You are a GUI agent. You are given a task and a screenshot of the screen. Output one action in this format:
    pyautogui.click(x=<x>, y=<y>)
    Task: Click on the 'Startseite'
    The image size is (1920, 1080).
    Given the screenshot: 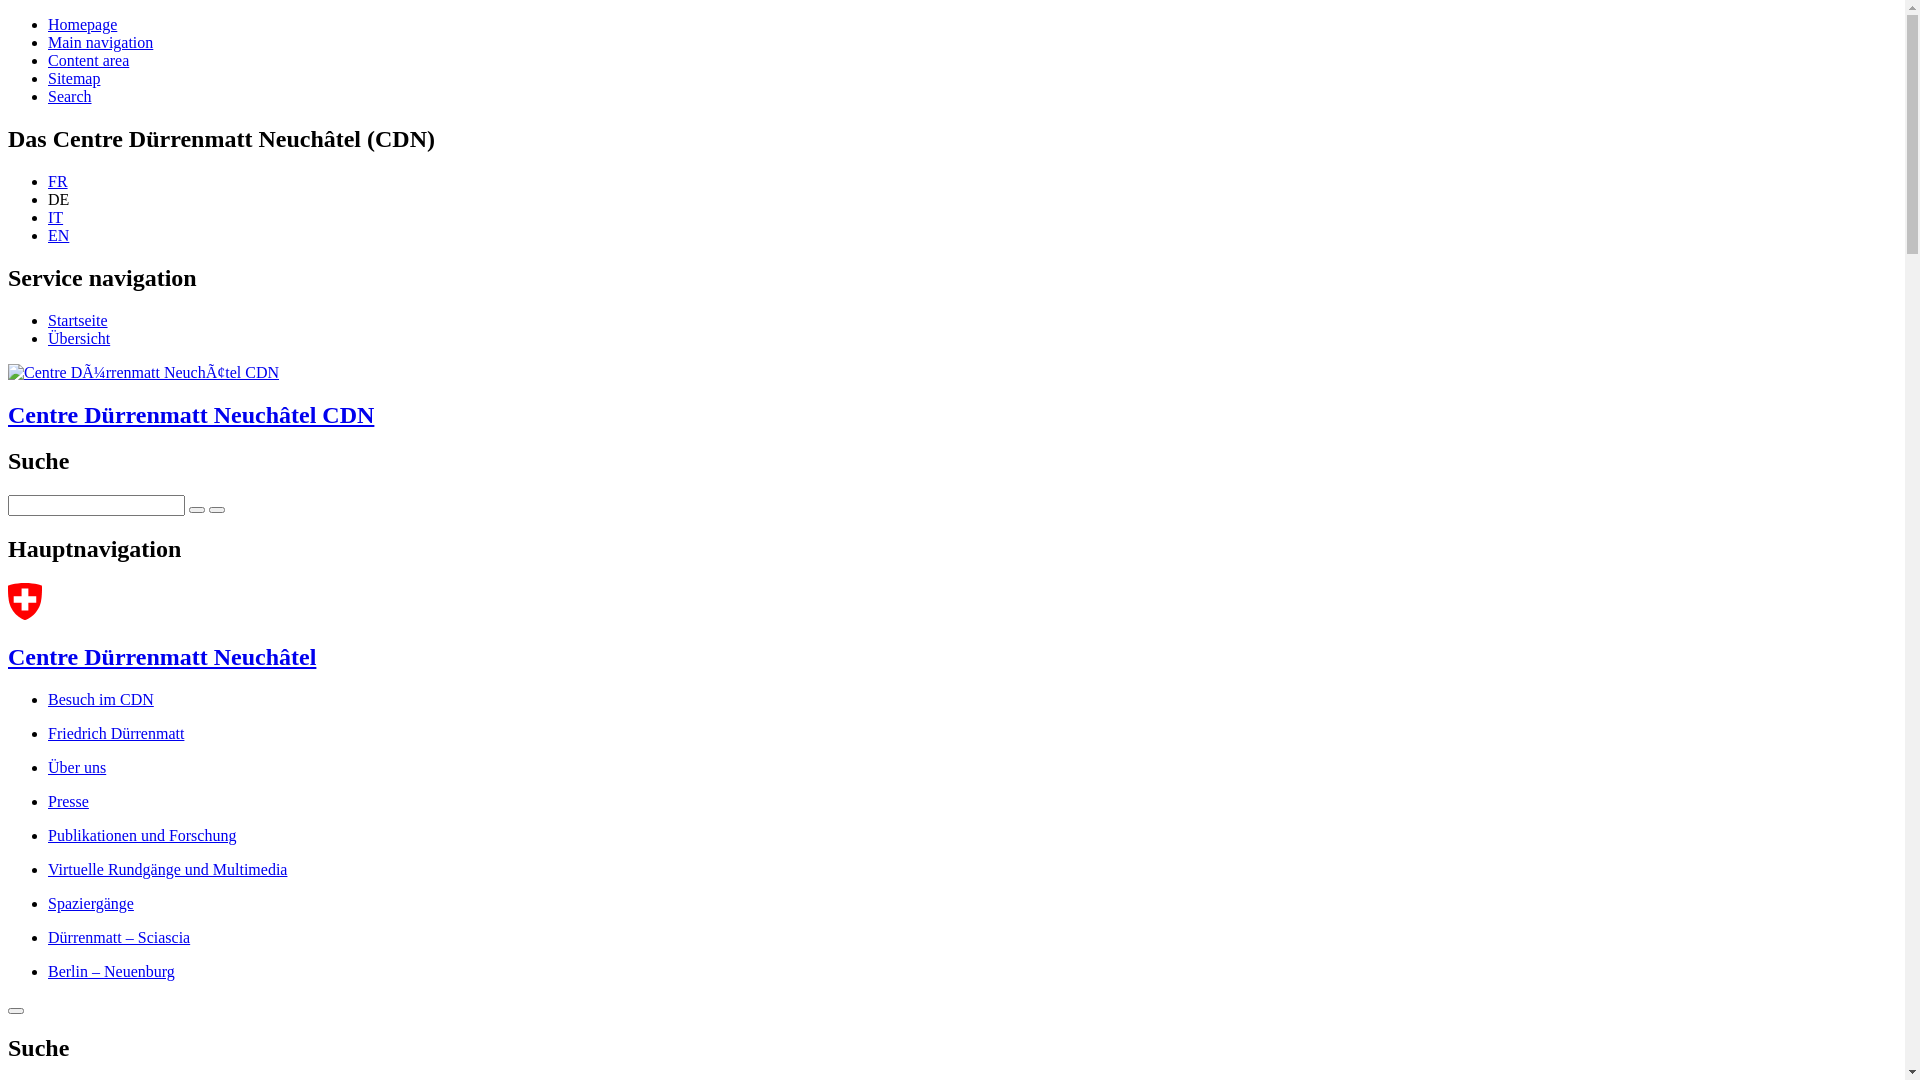 What is the action you would take?
    pyautogui.click(x=48, y=319)
    